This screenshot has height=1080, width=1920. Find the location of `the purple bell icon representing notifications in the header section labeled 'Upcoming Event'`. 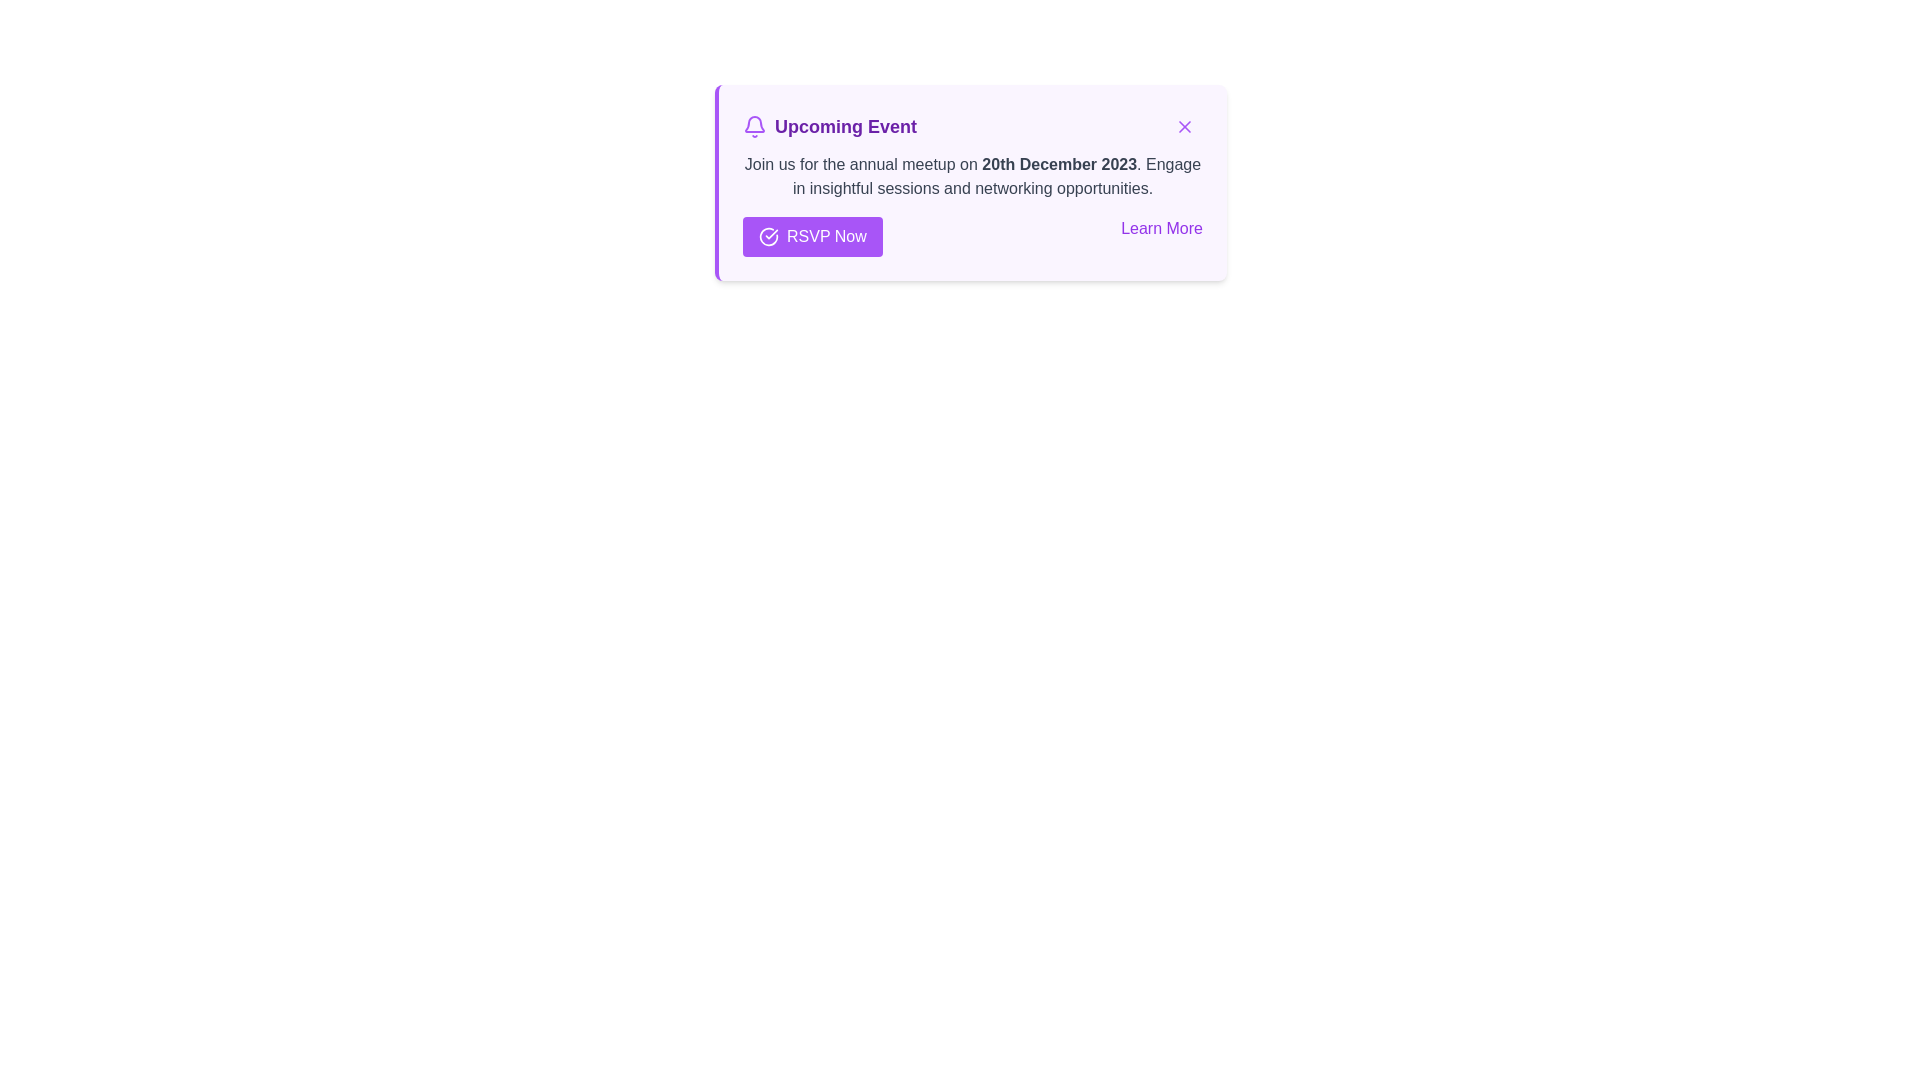

the purple bell icon representing notifications in the header section labeled 'Upcoming Event' is located at coordinates (753, 127).